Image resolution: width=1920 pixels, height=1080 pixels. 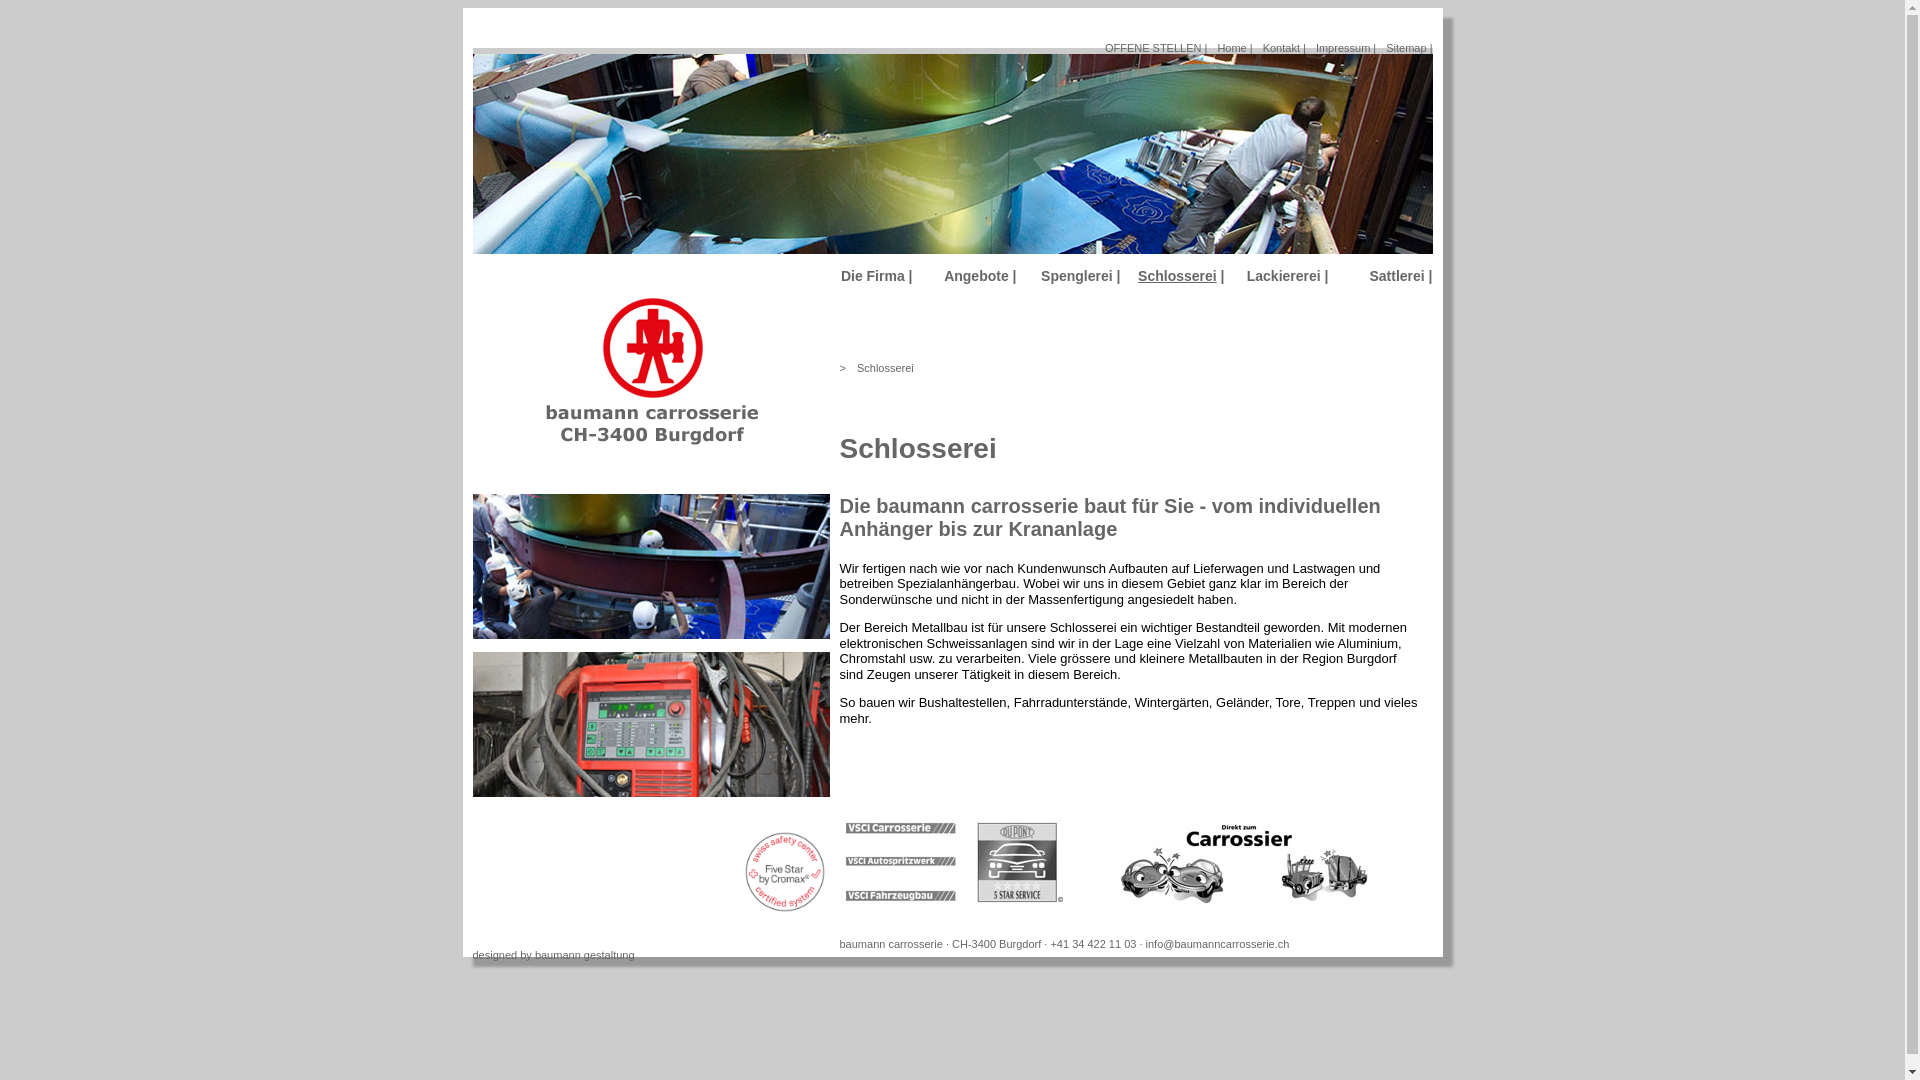 I want to click on 'Home', so click(x=1230, y=46).